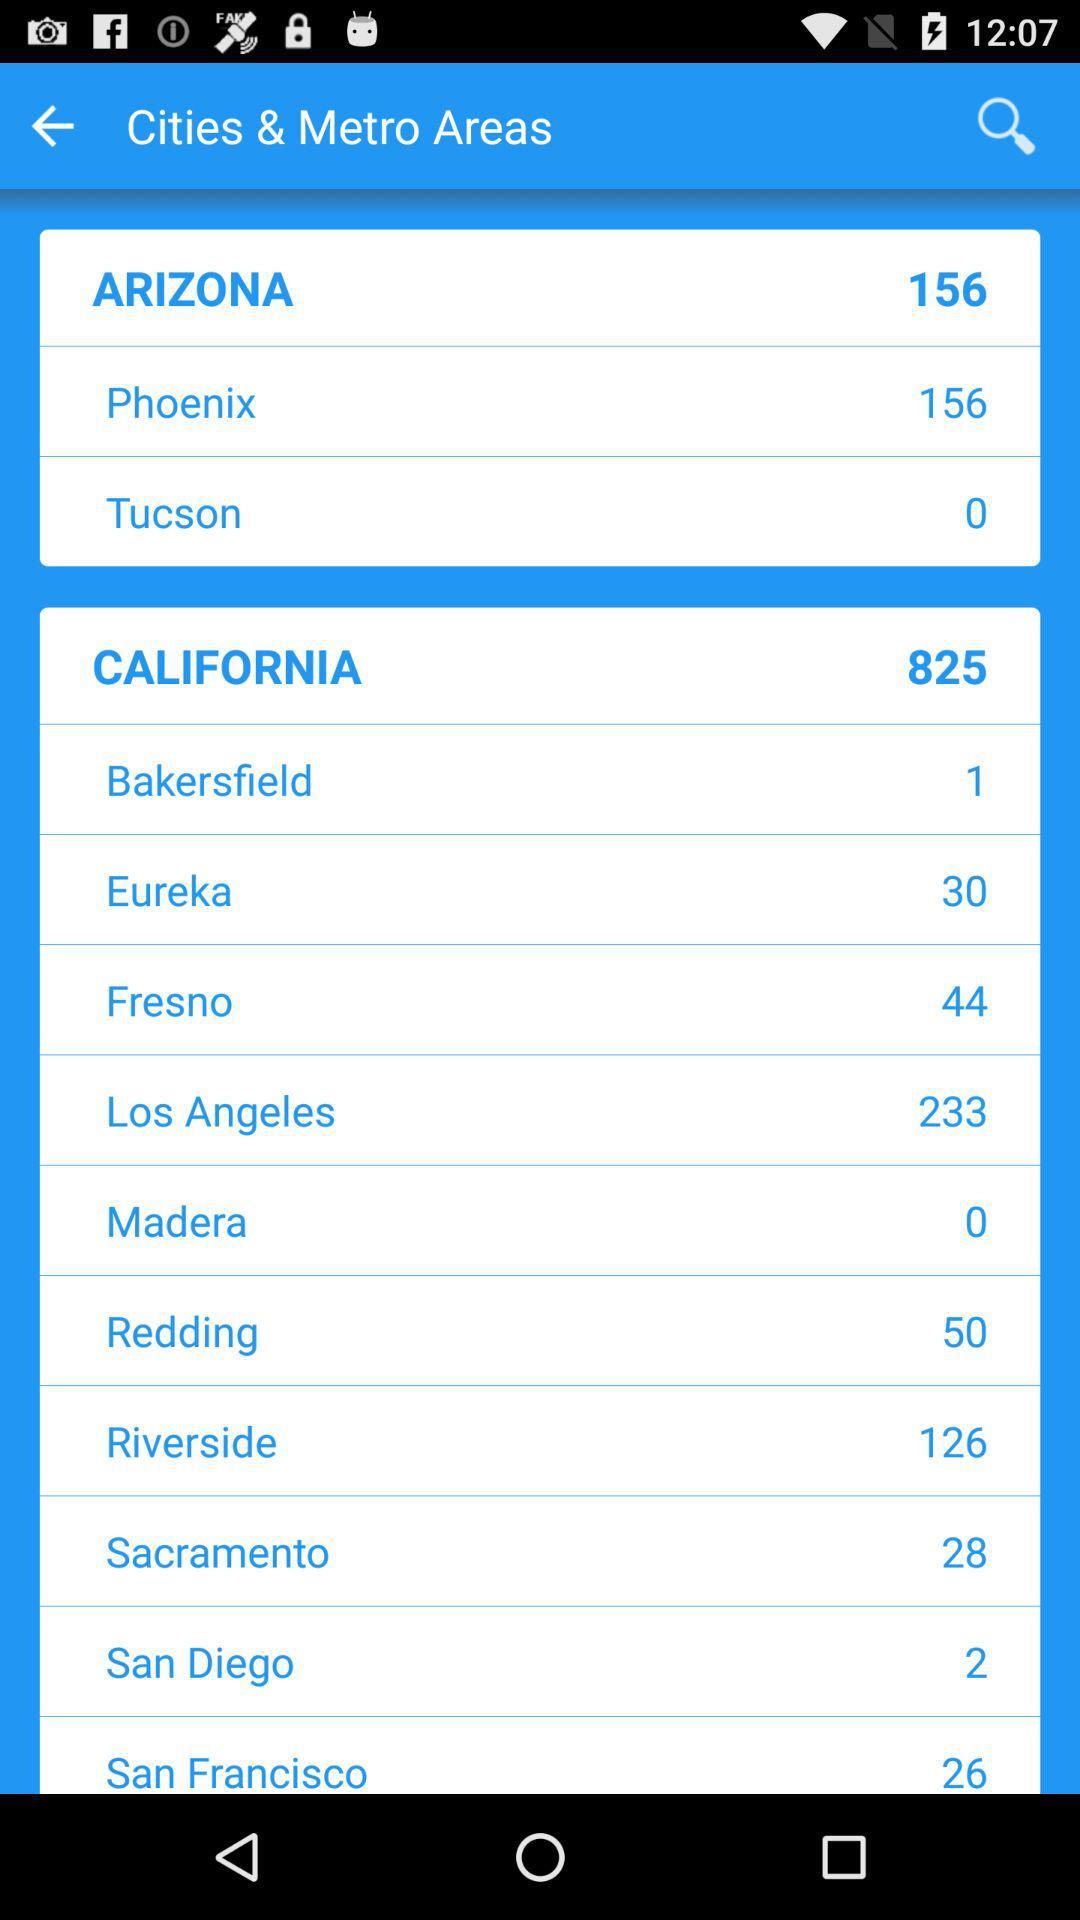 The height and width of the screenshot is (1920, 1080). I want to click on redding item, so click(414, 1330).